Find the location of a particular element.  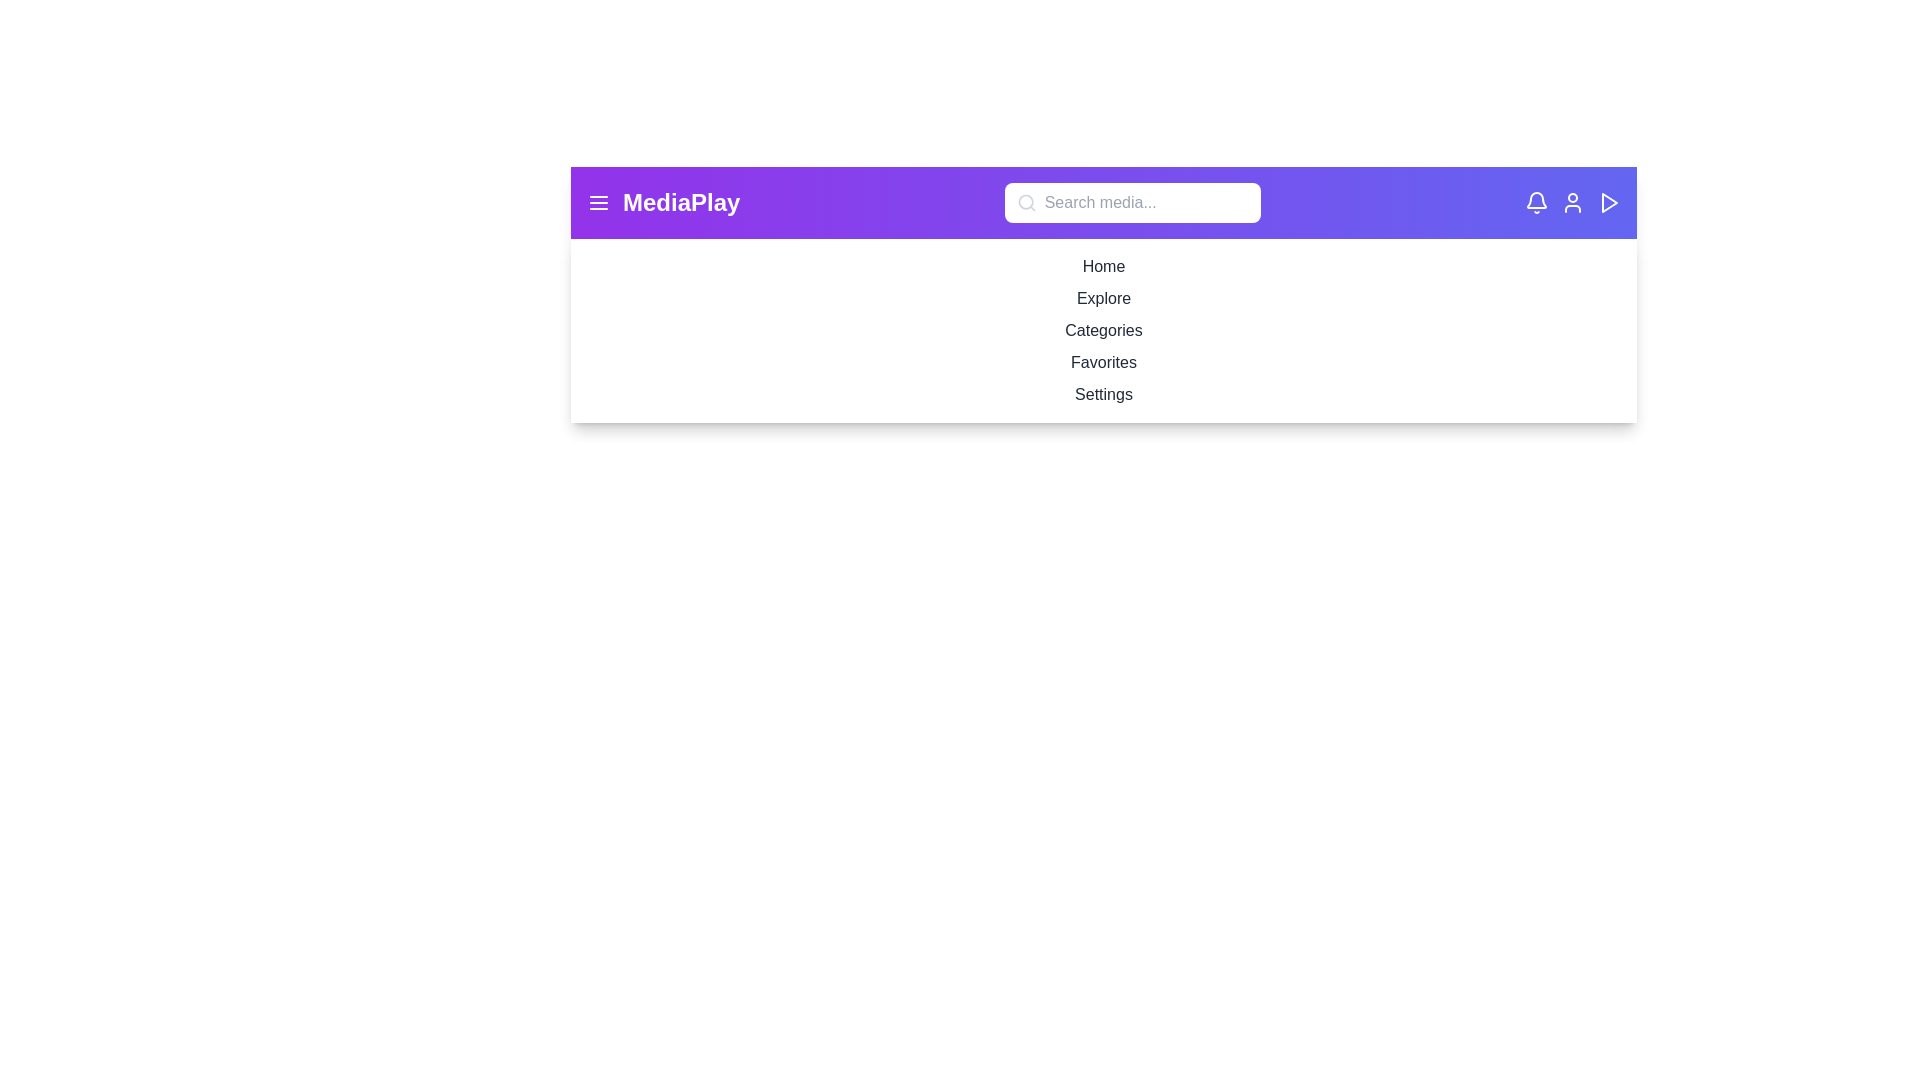

the 'Settings' text link, which is the last item in the vertical navigation menu, to activate its hover styles is located at coordinates (1103, 394).